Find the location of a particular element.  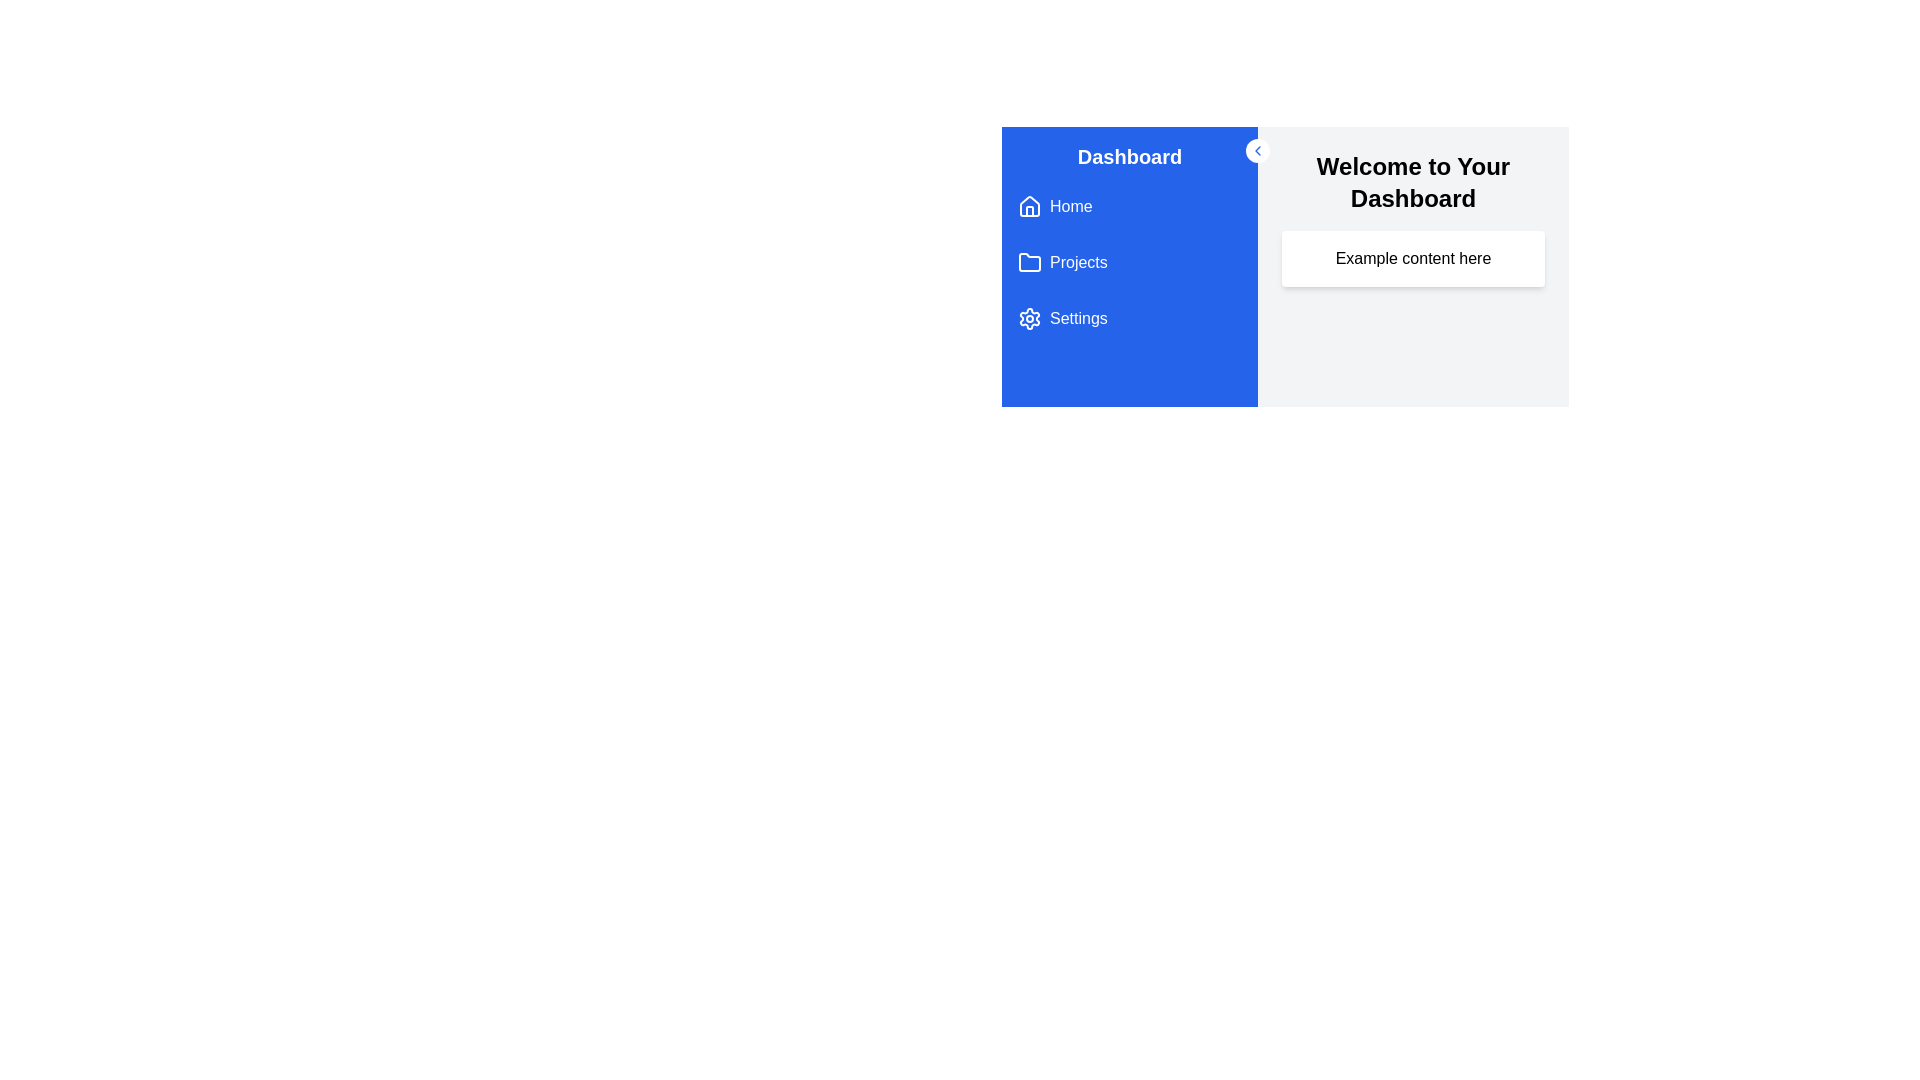

the circular button with a white background and blue chevron icon pointing left, located at the upper right corner of the blue sidebar is located at coordinates (1256, 149).